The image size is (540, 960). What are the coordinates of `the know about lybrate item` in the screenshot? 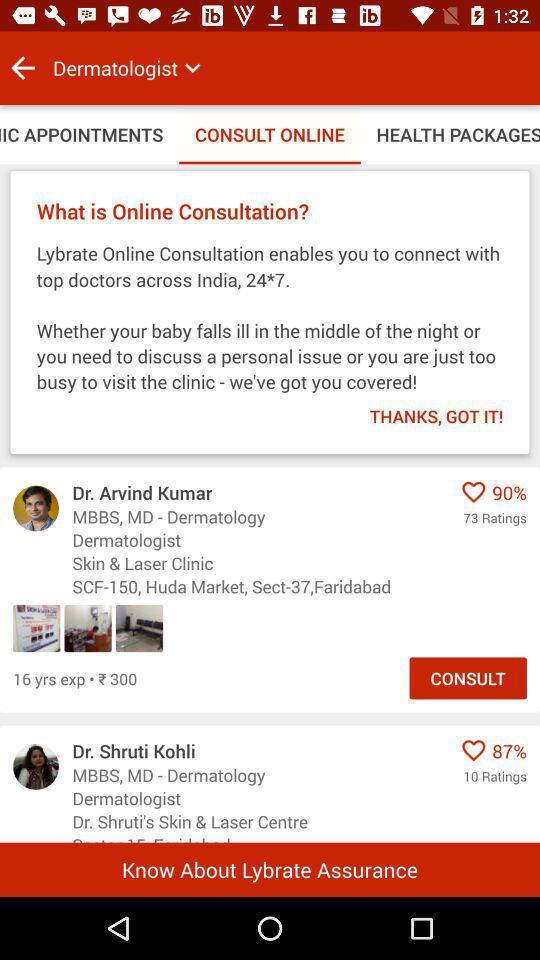 It's located at (270, 868).